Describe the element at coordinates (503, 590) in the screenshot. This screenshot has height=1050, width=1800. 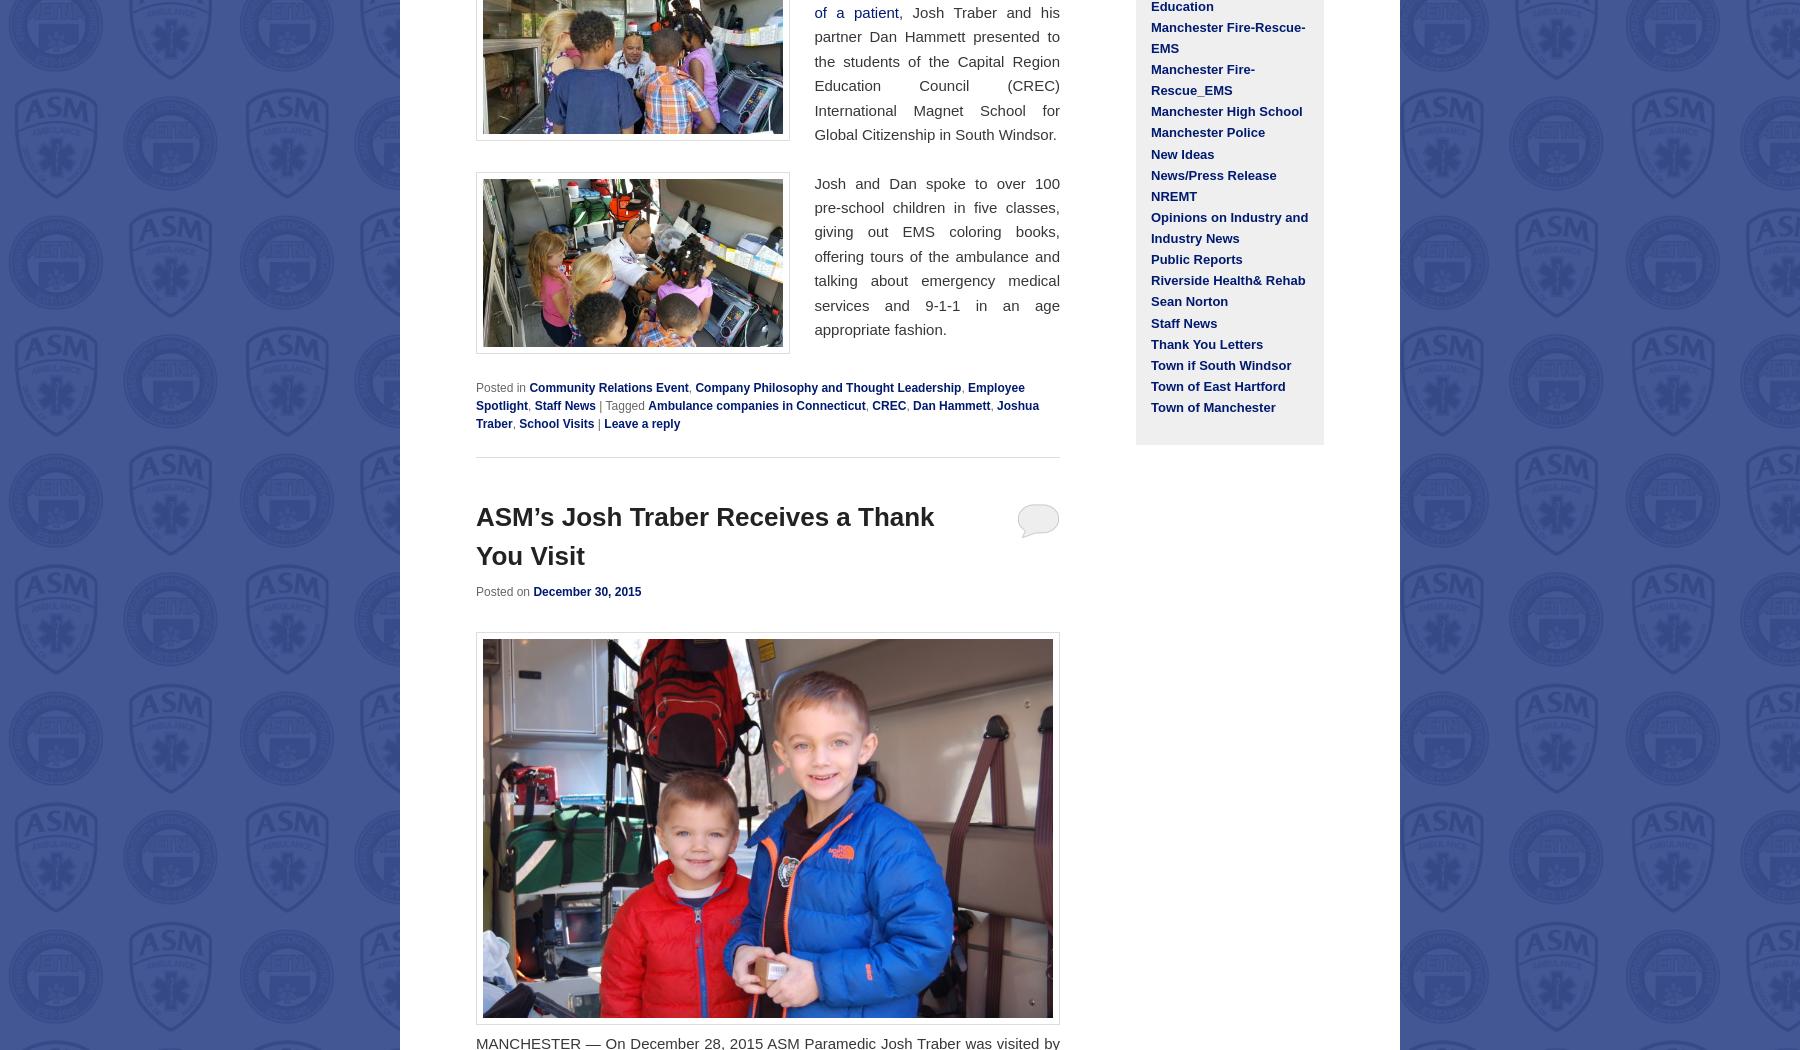
I see `'Posted on'` at that location.